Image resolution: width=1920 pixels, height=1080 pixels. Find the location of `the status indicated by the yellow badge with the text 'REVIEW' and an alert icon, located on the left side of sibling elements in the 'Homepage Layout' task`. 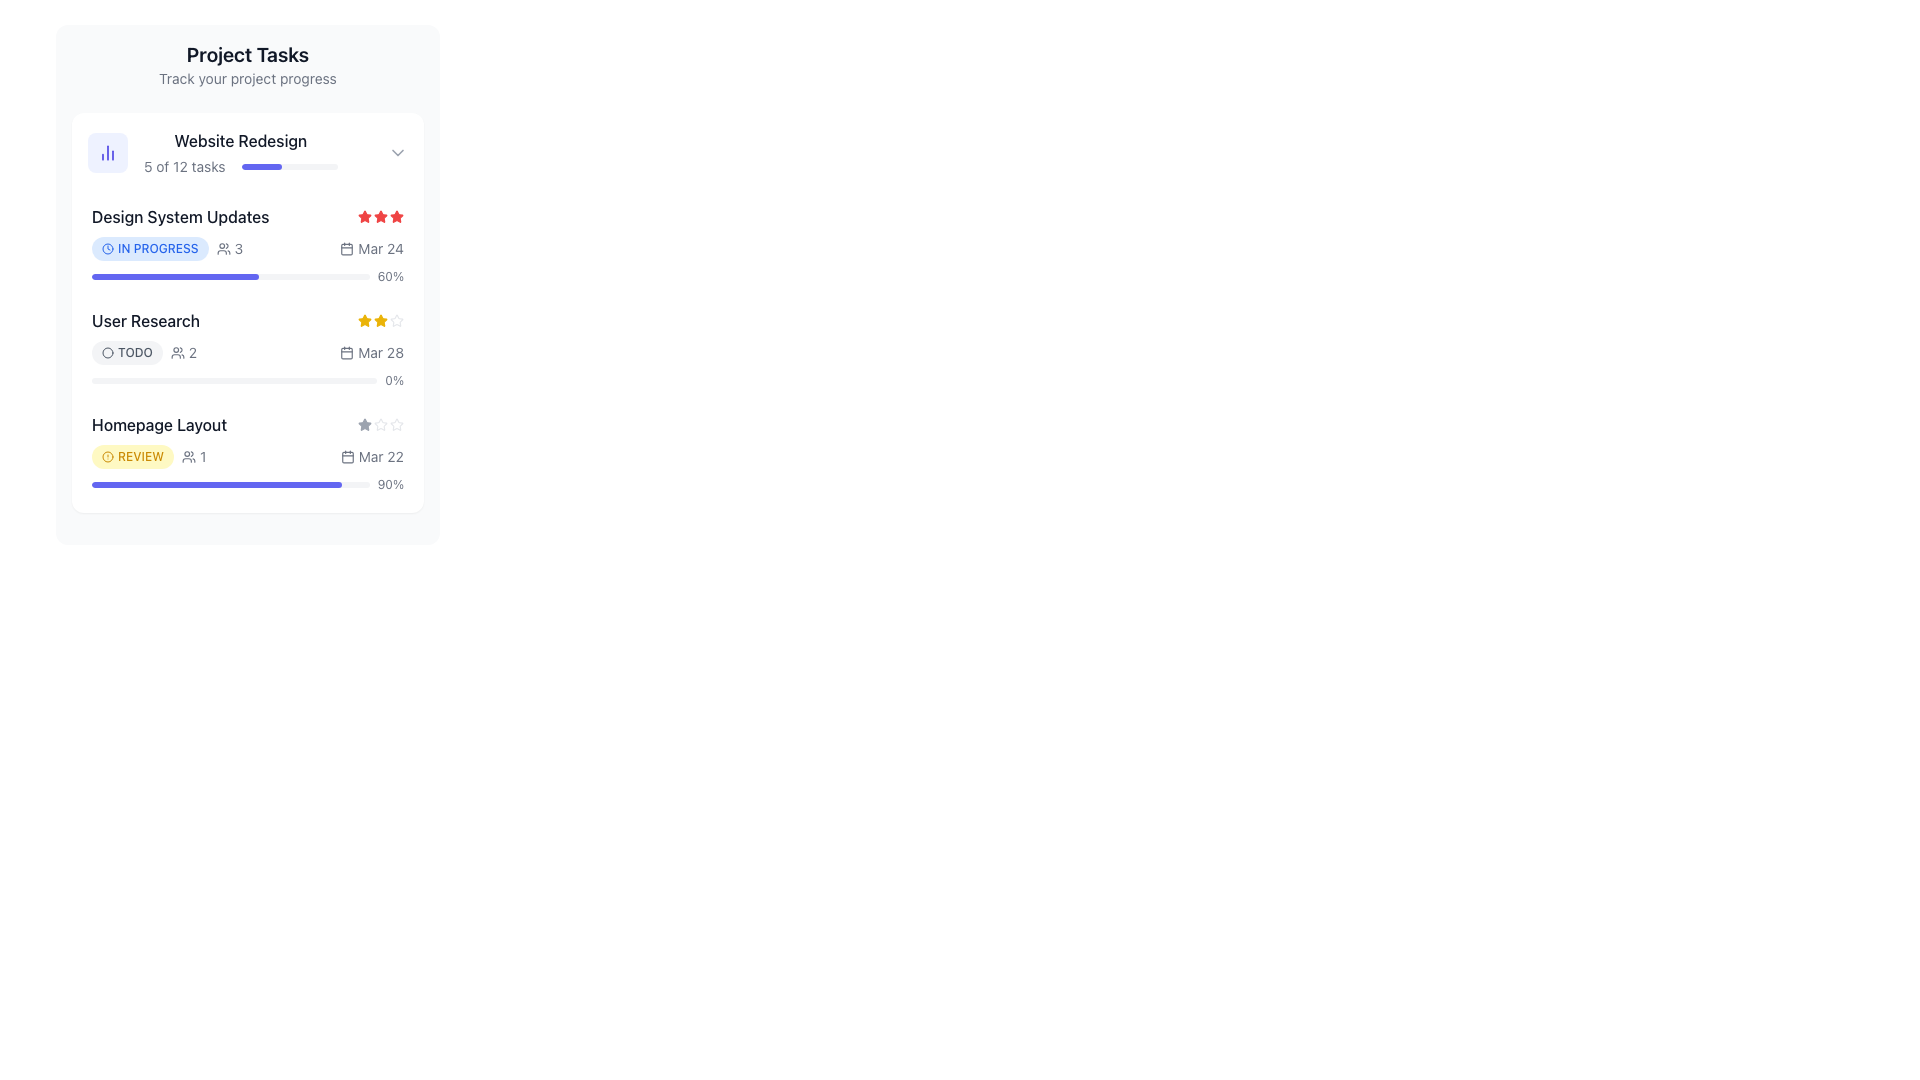

the status indicated by the yellow badge with the text 'REVIEW' and an alert icon, located on the left side of sibling elements in the 'Homepage Layout' task is located at coordinates (132, 456).